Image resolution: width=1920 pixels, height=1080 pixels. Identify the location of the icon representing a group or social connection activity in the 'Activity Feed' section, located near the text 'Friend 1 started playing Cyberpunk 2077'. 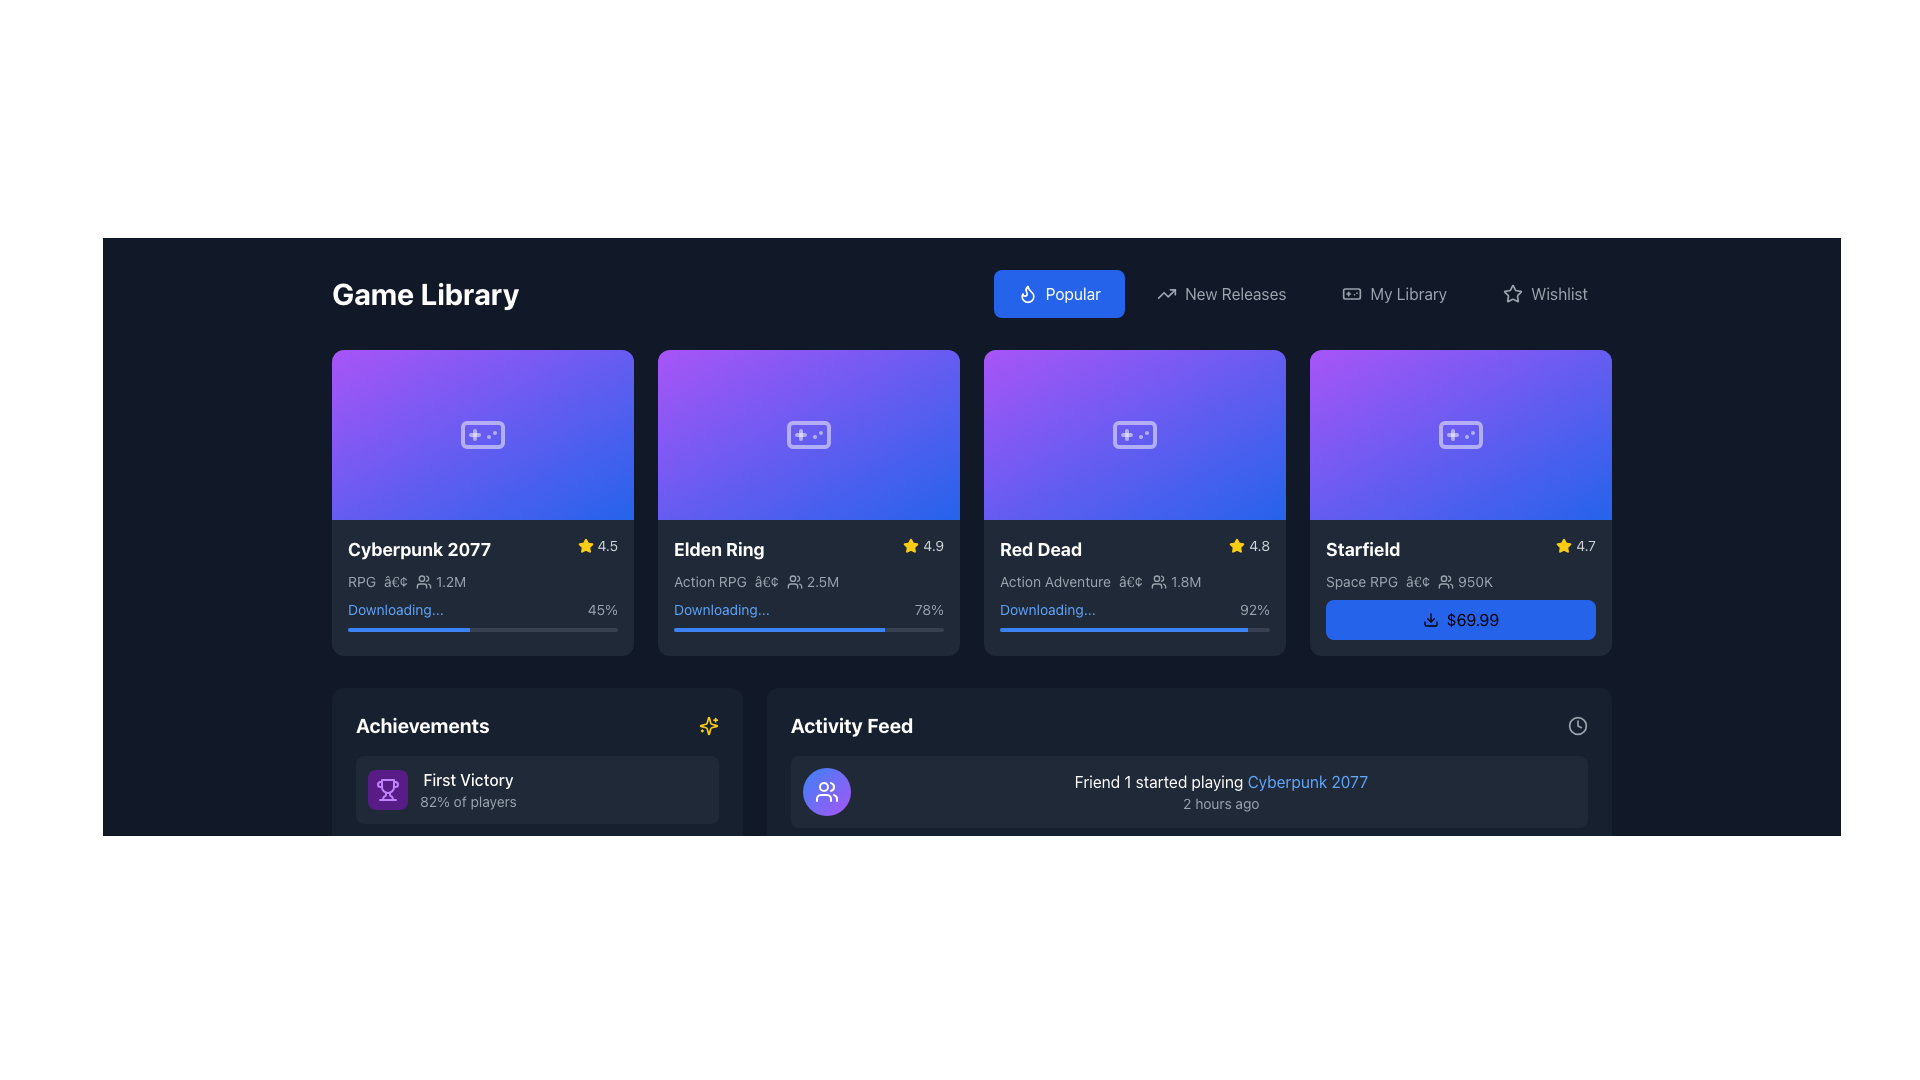
(826, 790).